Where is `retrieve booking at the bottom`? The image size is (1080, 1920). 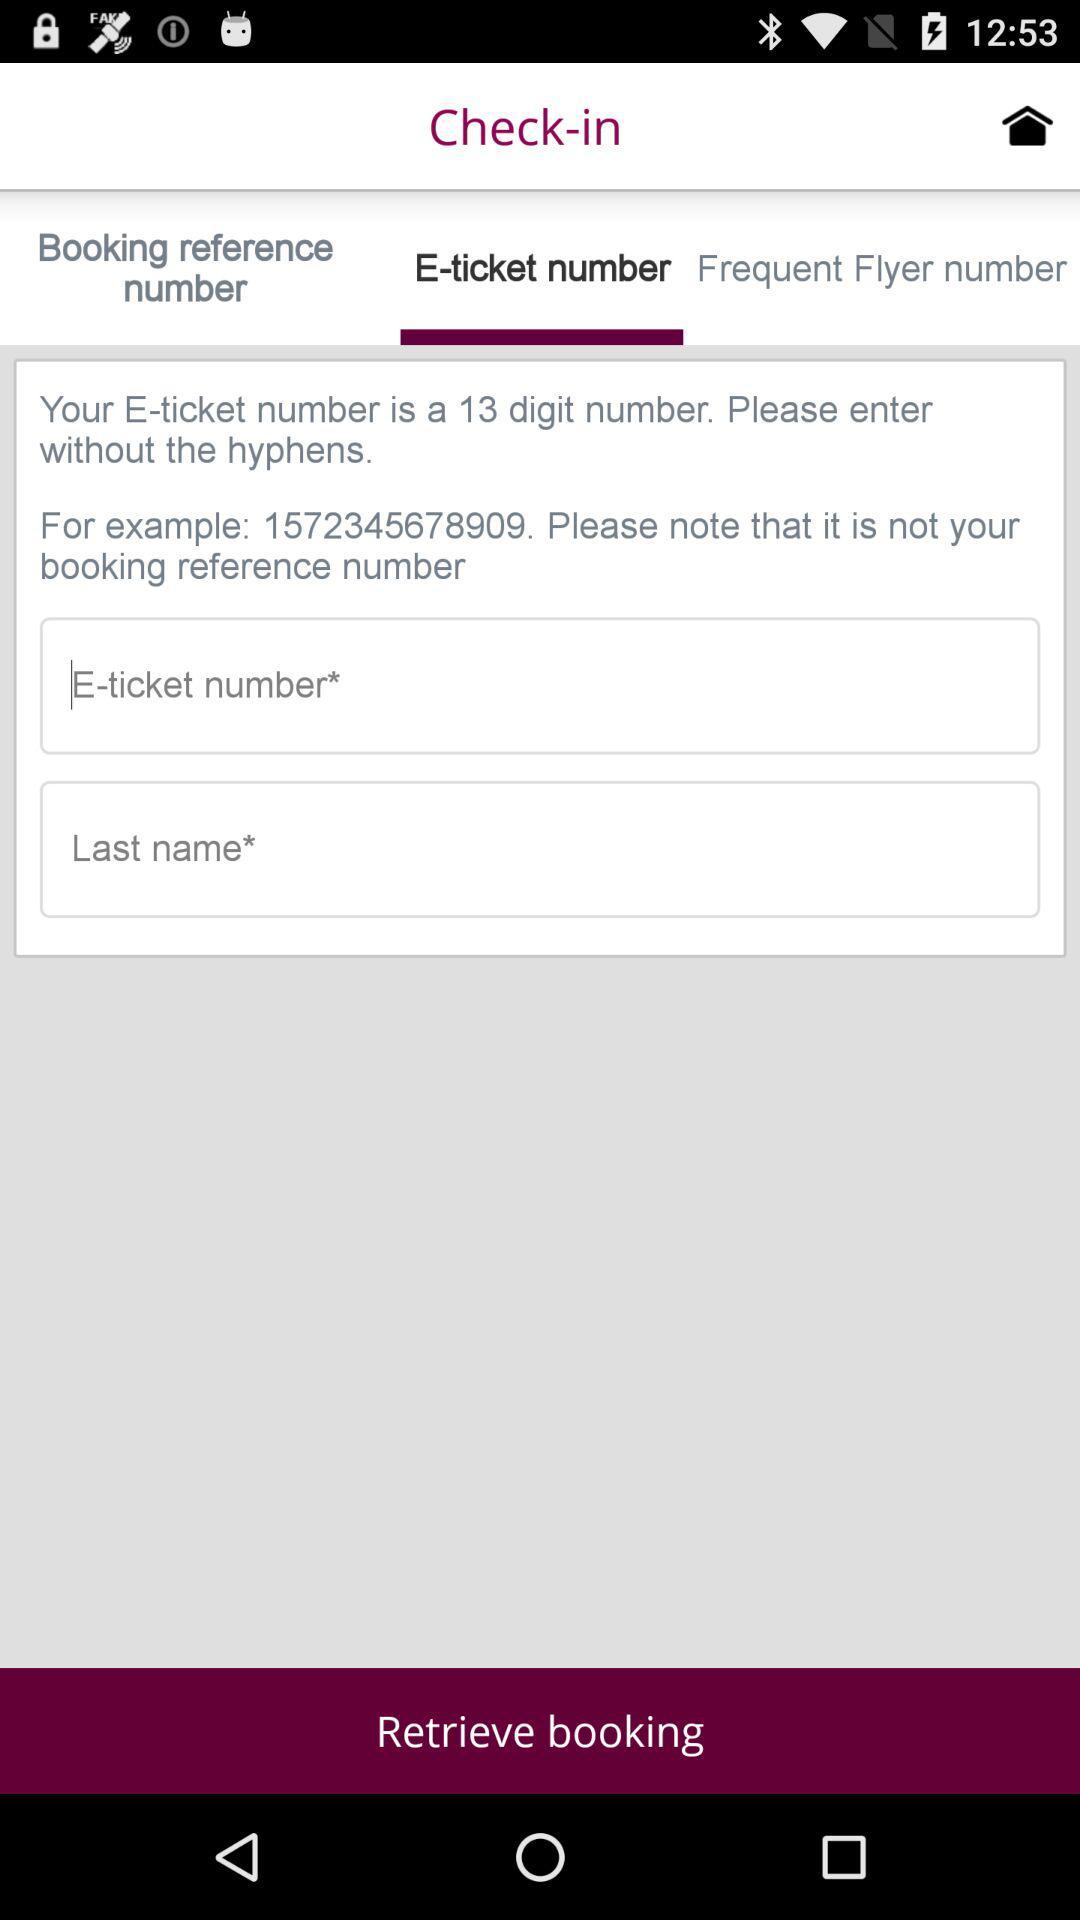 retrieve booking at the bottom is located at coordinates (540, 1730).